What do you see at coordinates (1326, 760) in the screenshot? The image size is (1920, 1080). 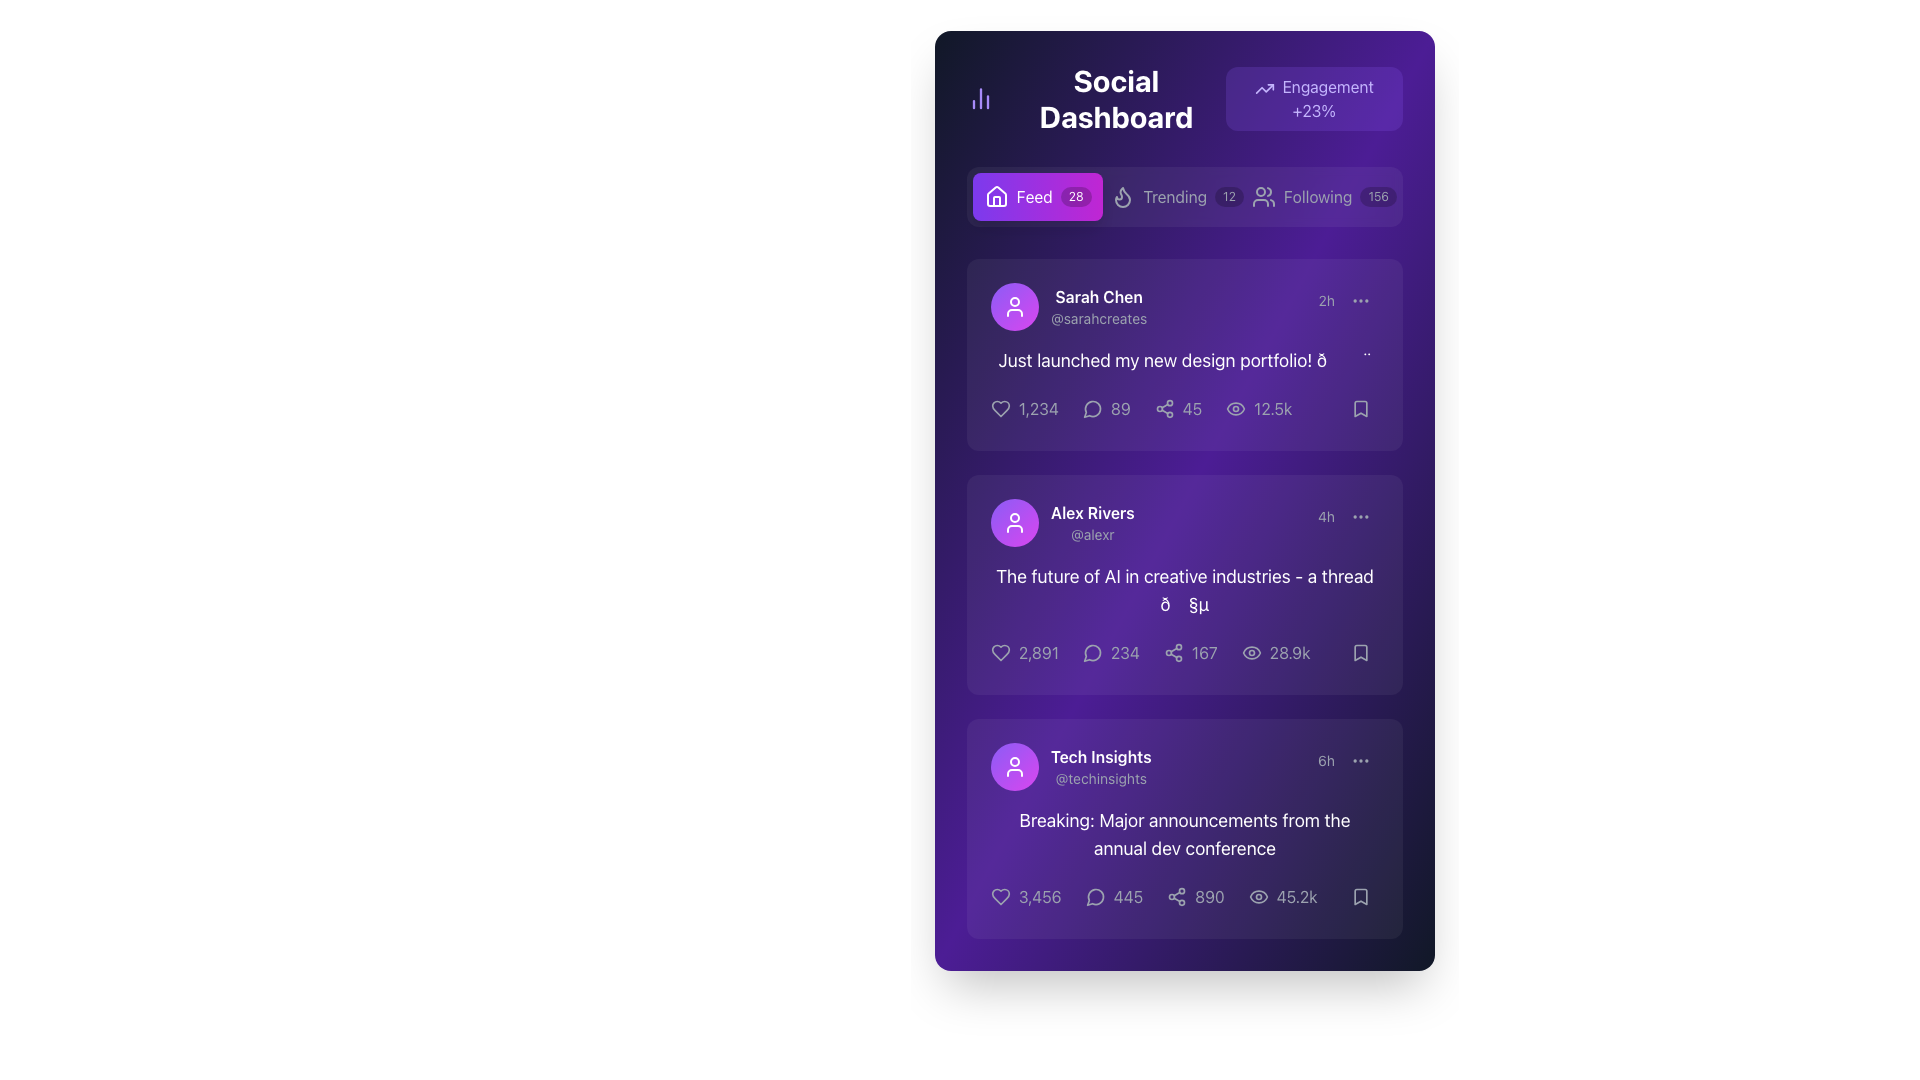 I see `the text label displaying '6h'` at bounding box center [1326, 760].